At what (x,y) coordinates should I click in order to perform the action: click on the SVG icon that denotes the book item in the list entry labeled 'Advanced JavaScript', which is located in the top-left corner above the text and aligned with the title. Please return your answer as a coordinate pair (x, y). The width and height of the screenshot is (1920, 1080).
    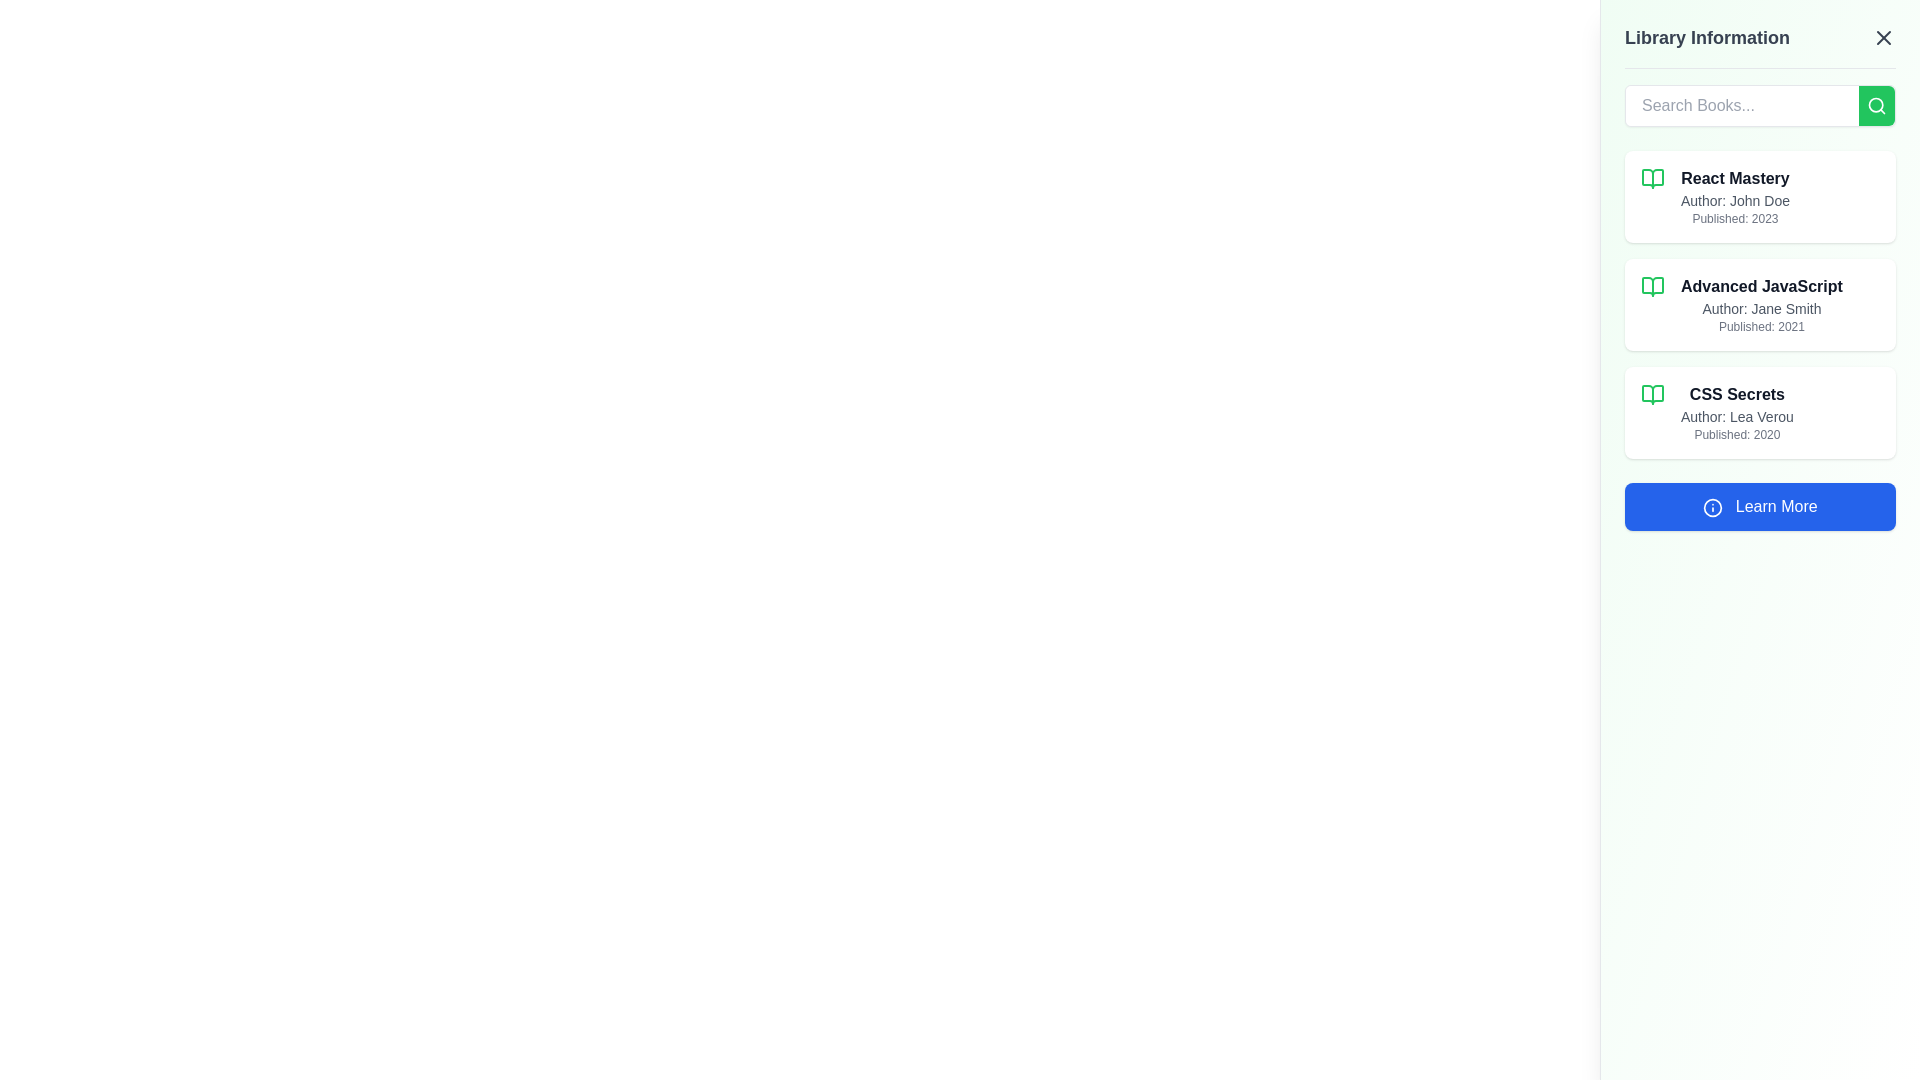
    Looking at the image, I should click on (1652, 286).